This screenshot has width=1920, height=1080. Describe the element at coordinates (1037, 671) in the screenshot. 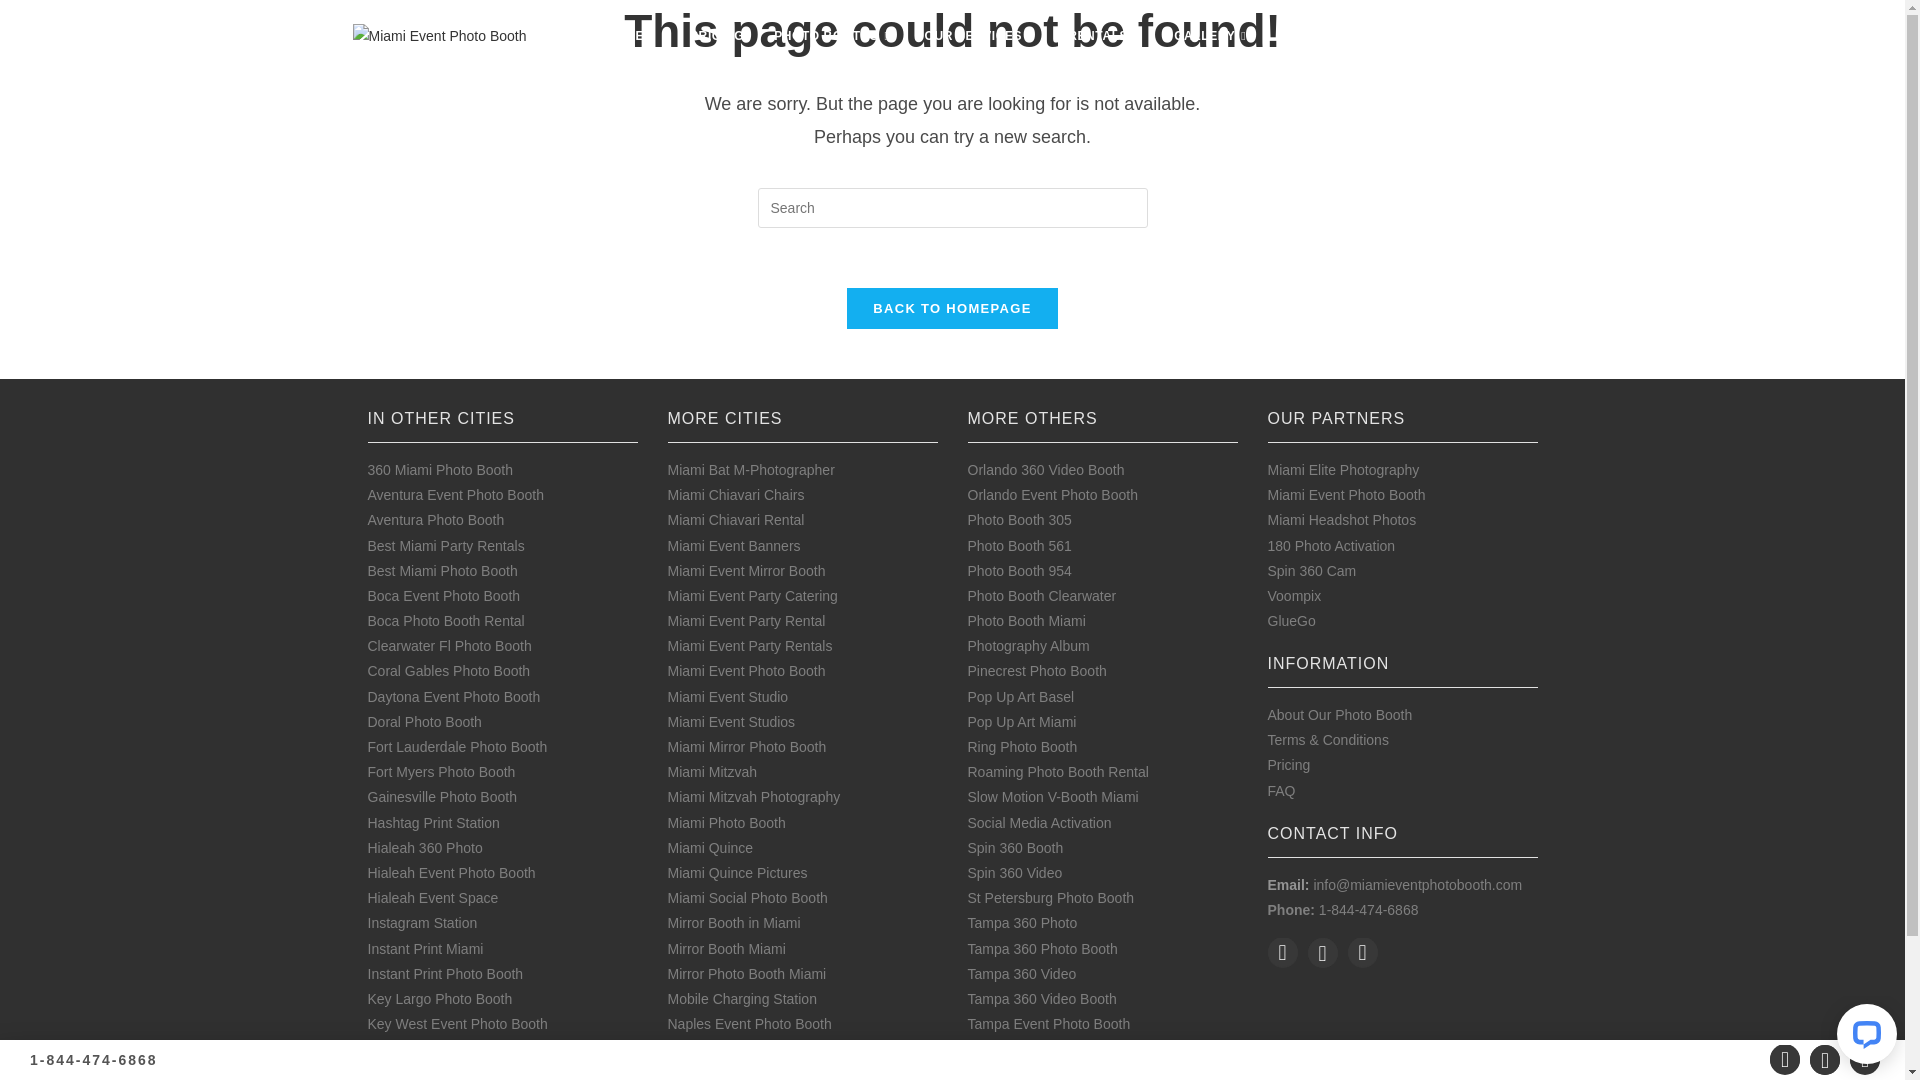

I see `'Pinecrest Photo Booth'` at that location.